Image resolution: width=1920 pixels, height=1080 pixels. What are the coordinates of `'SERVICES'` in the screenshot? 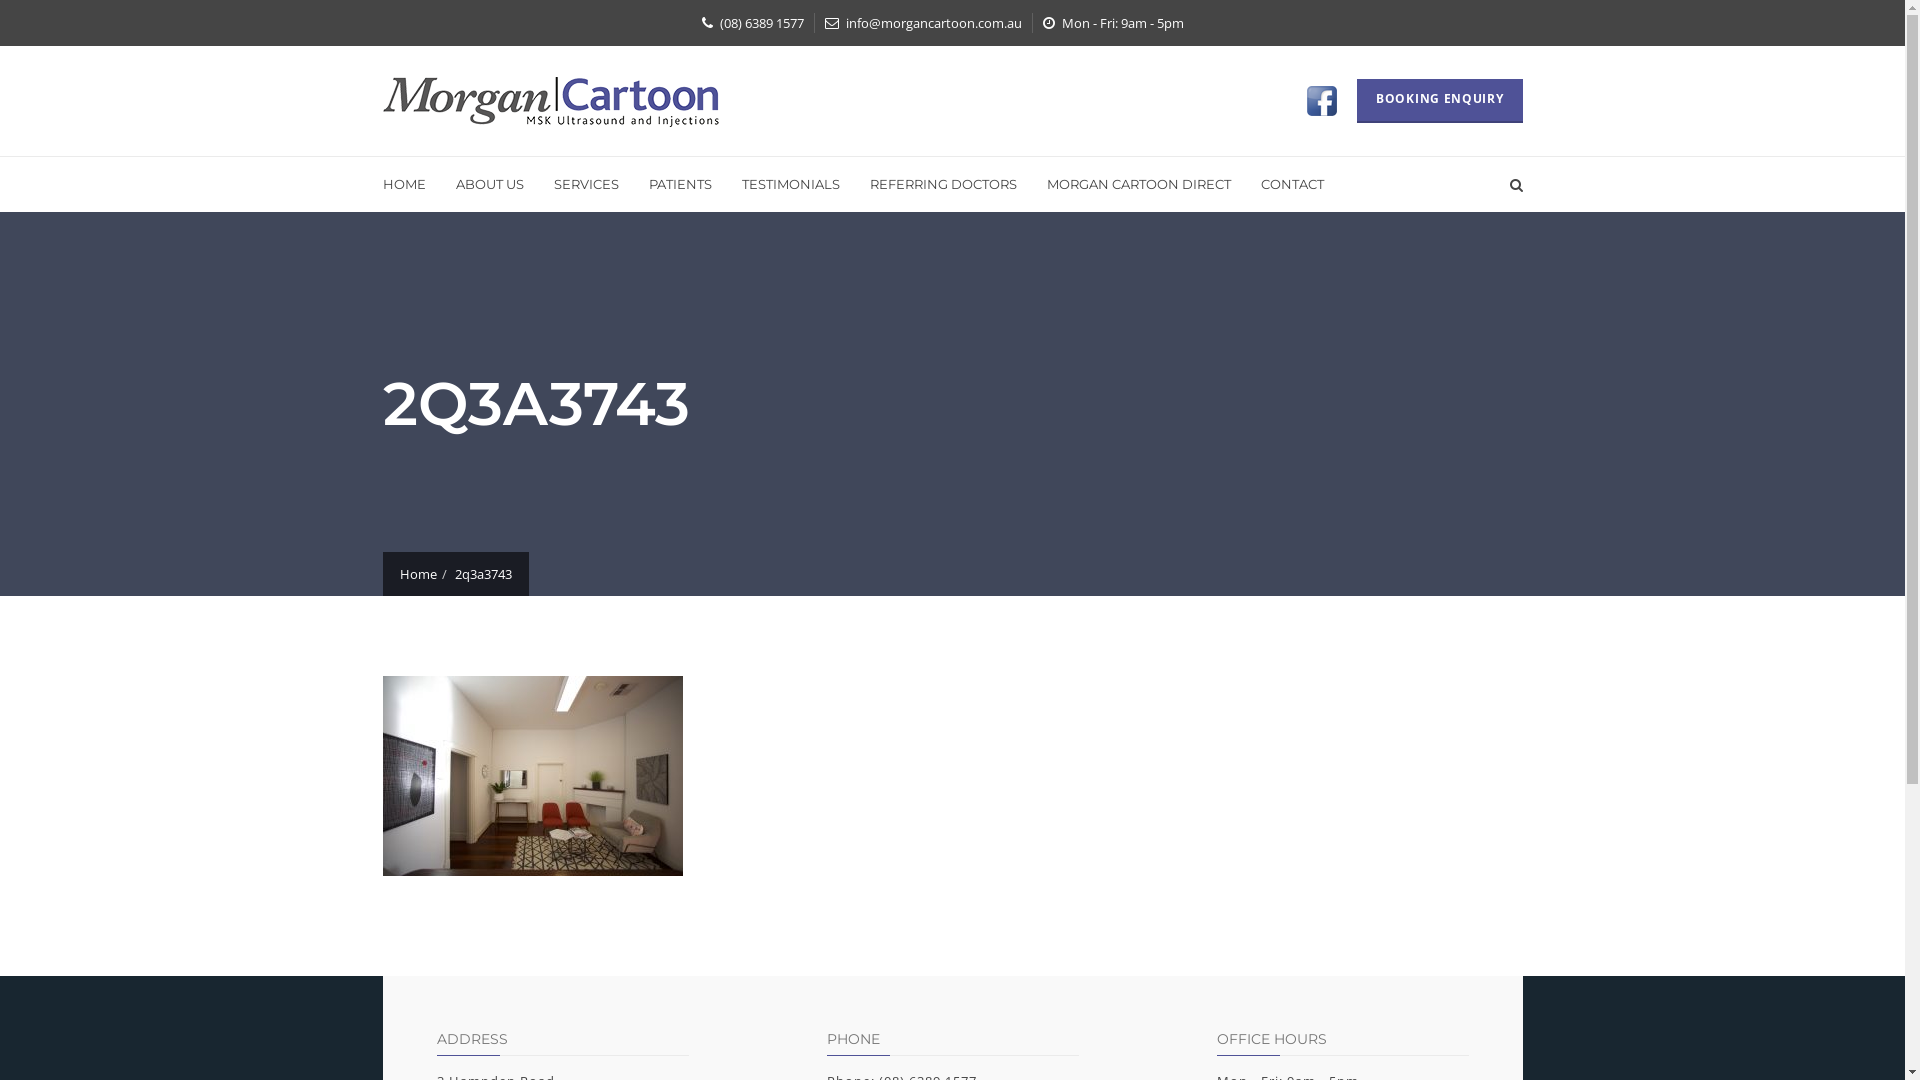 It's located at (584, 184).